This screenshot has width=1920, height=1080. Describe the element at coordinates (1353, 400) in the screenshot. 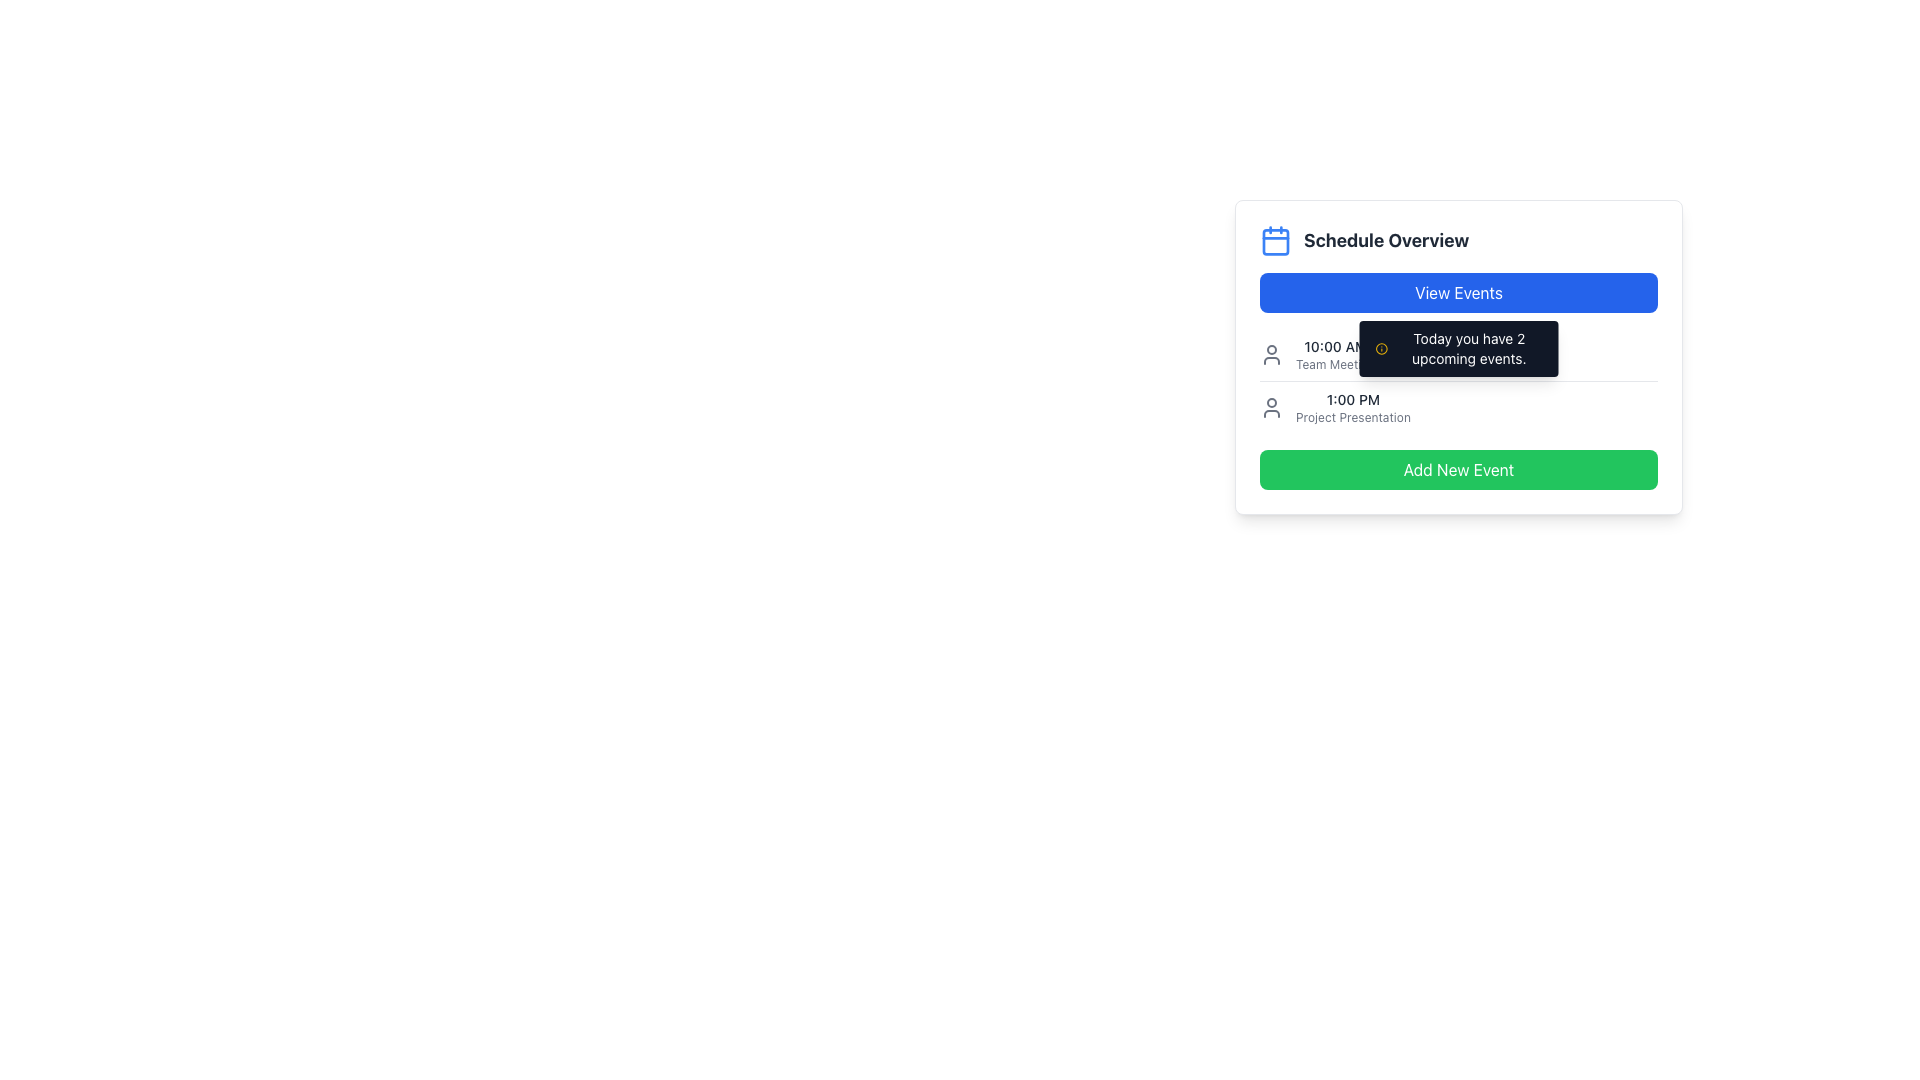

I see `static text component displaying the time '1:00 PM' located on the right side of the second event item in the 'Schedule Overview' panel` at that location.